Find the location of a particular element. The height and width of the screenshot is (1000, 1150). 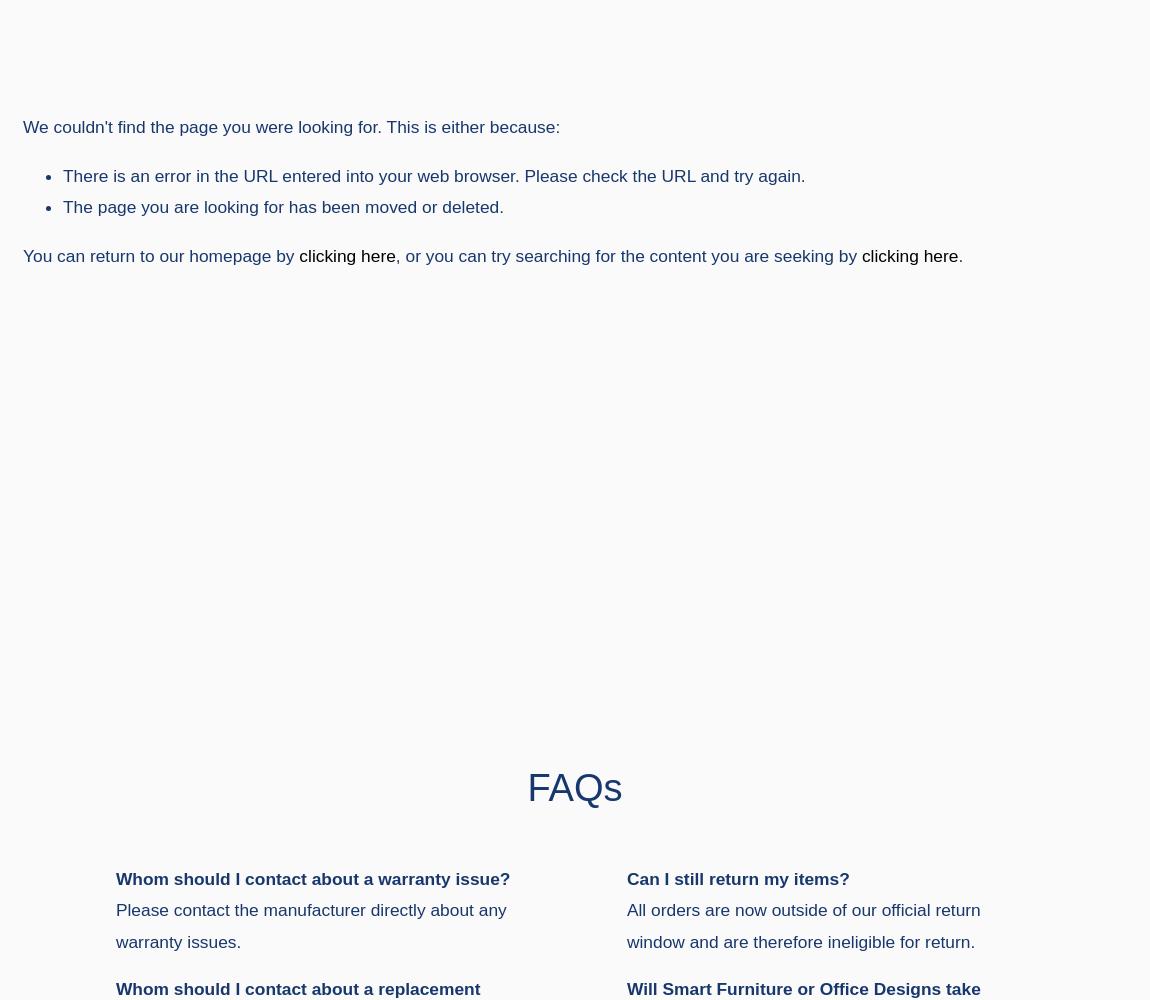

'Whom should I contact about a warranty issue?' is located at coordinates (312, 879).